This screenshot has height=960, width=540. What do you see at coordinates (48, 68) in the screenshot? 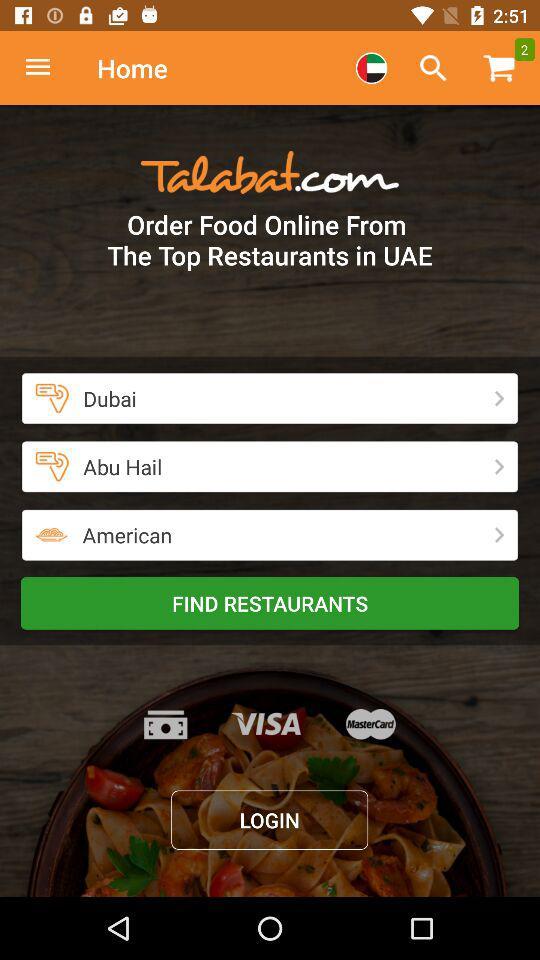
I see `show menu` at bounding box center [48, 68].